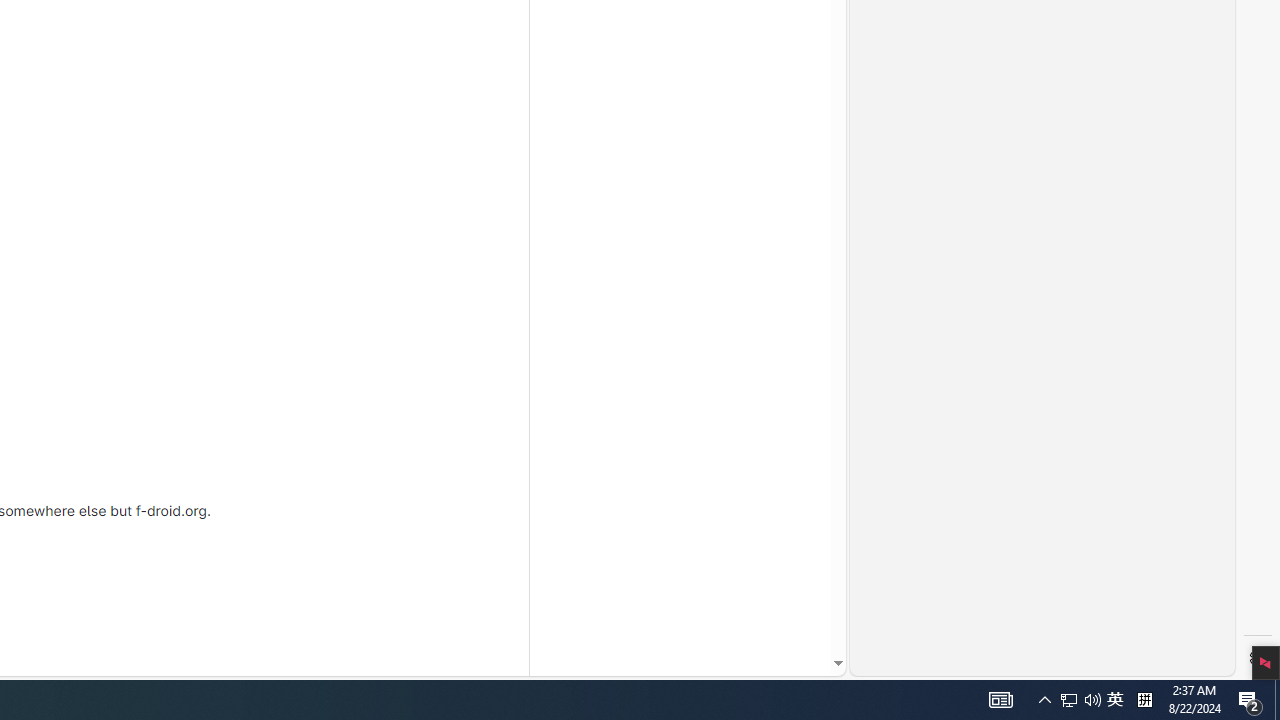 The width and height of the screenshot is (1280, 720). What do you see at coordinates (1079, 698) in the screenshot?
I see `'Tray Input Indicator - Chinese (Simplified, China)'` at bounding box center [1079, 698].